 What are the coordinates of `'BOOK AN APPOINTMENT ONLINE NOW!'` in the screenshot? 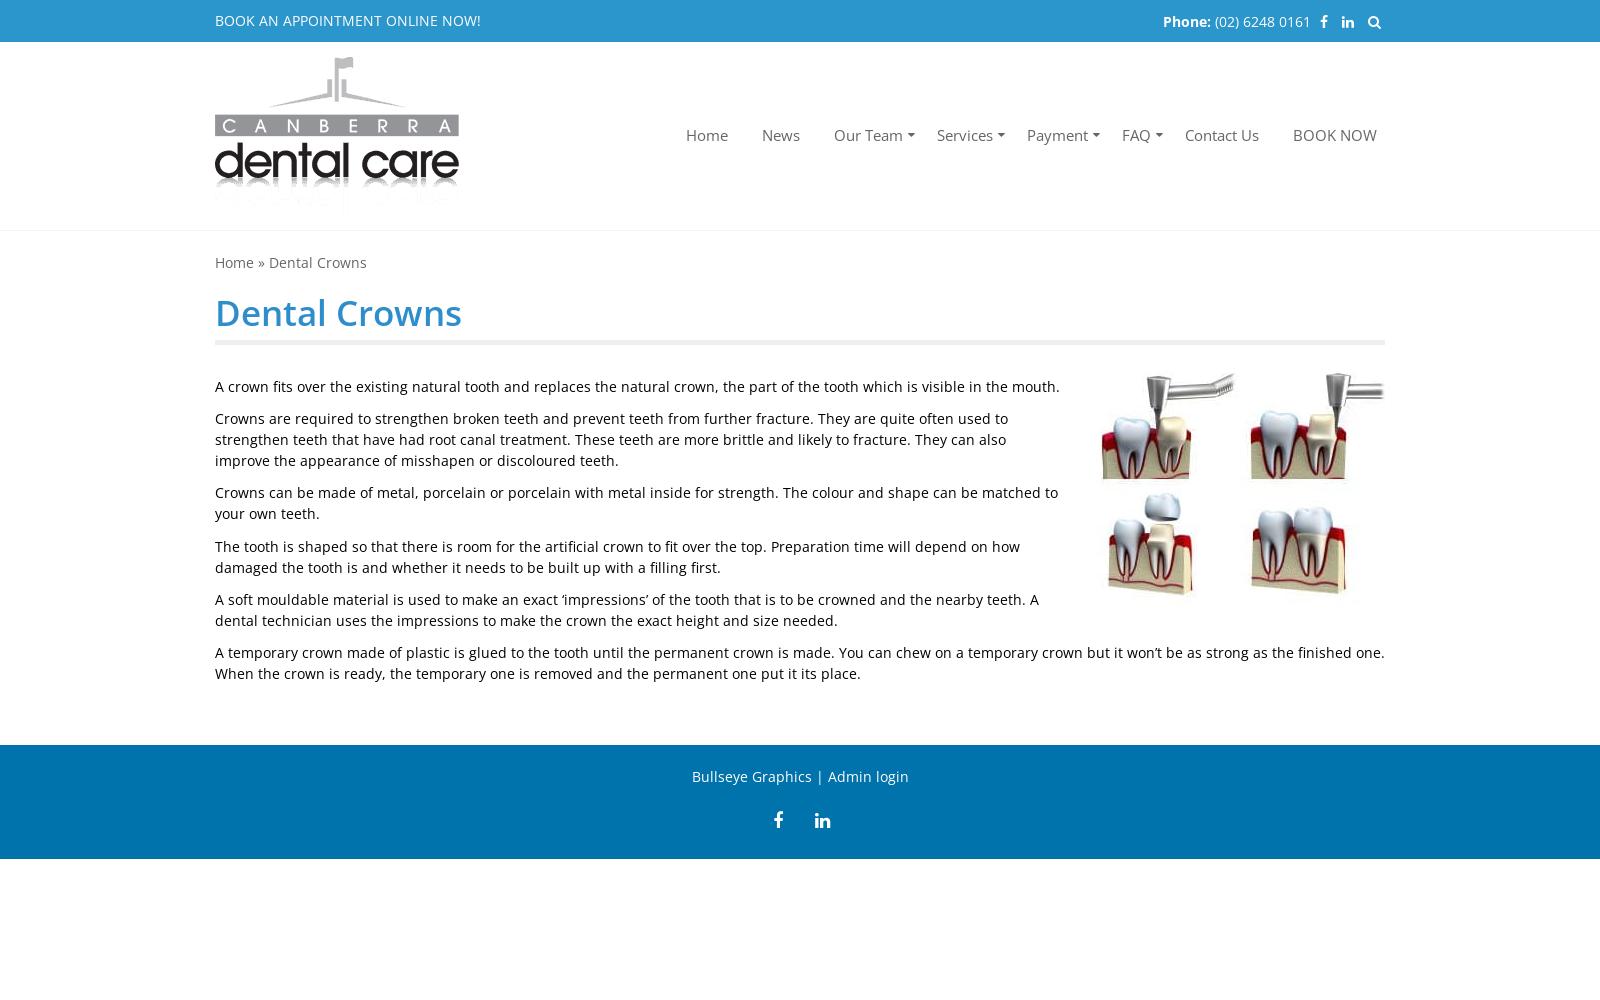 It's located at (348, 20).